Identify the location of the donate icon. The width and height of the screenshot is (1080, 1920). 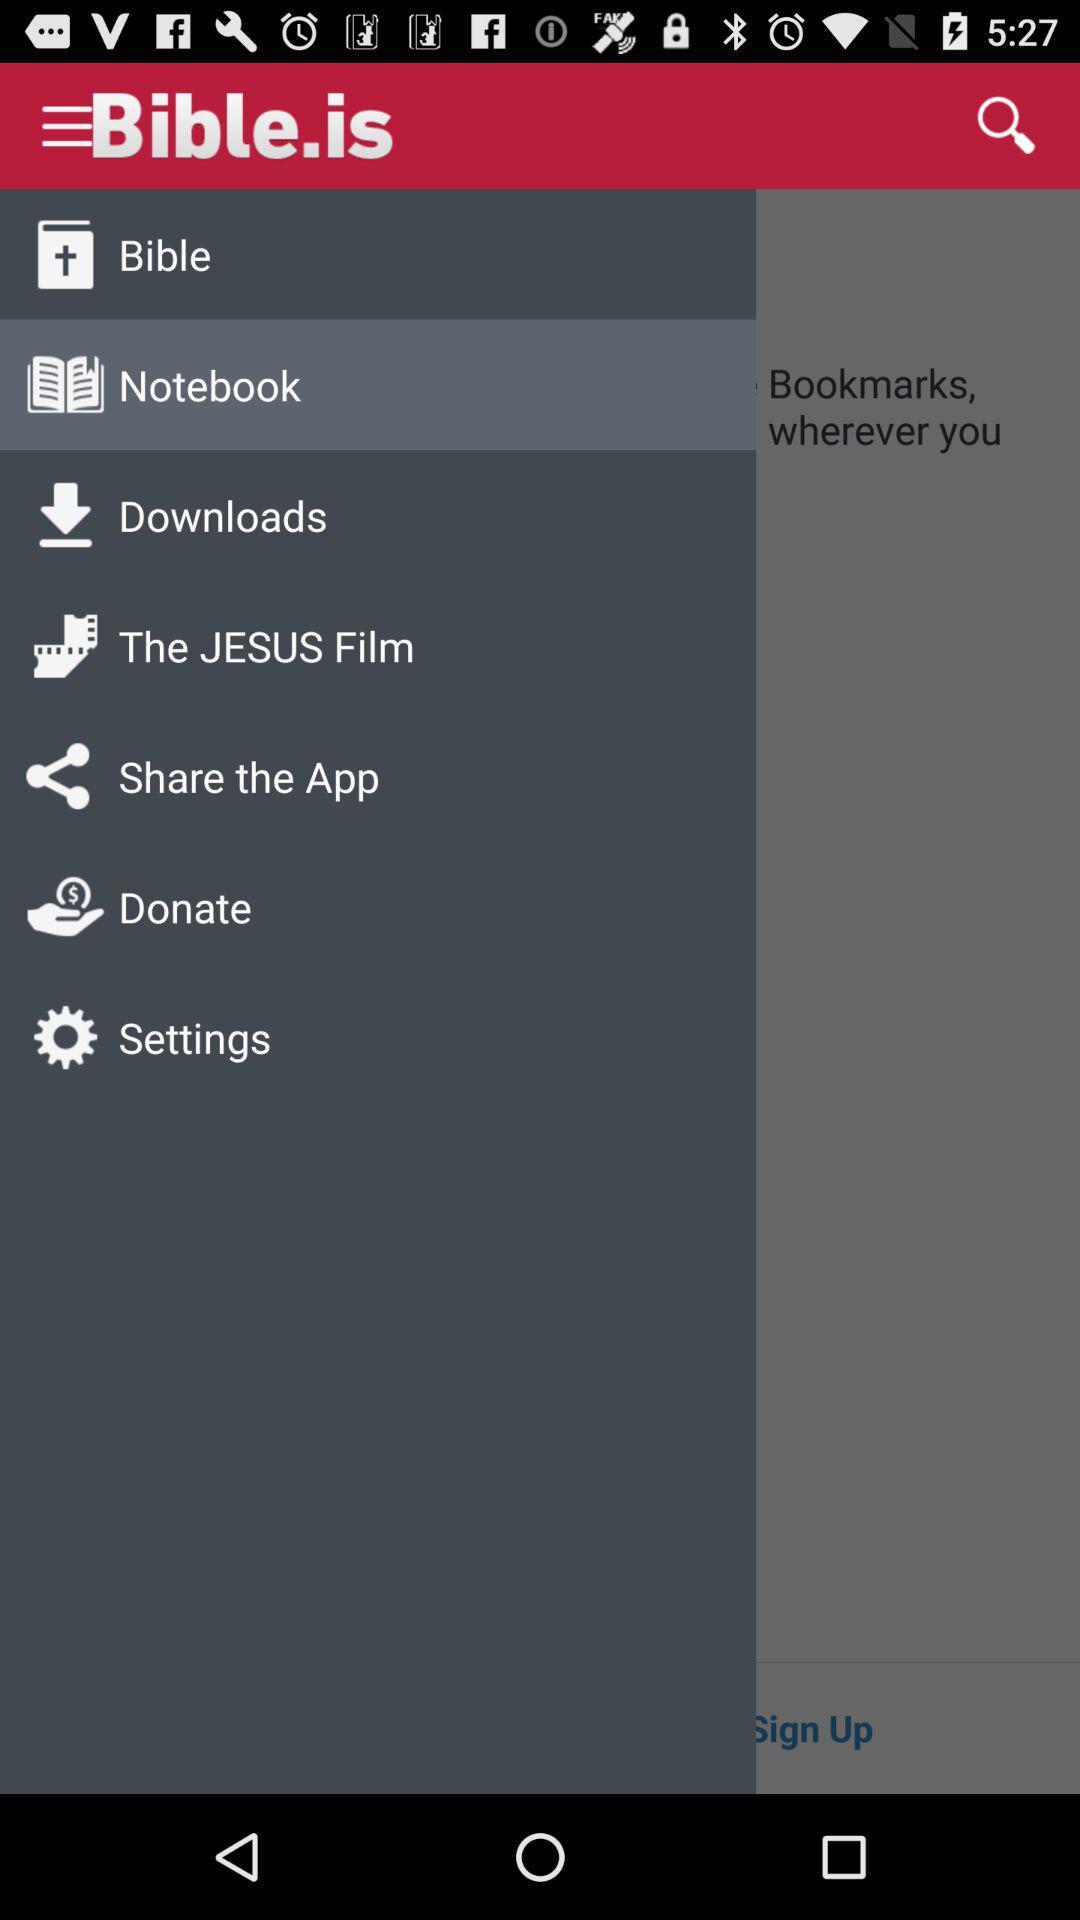
(64, 906).